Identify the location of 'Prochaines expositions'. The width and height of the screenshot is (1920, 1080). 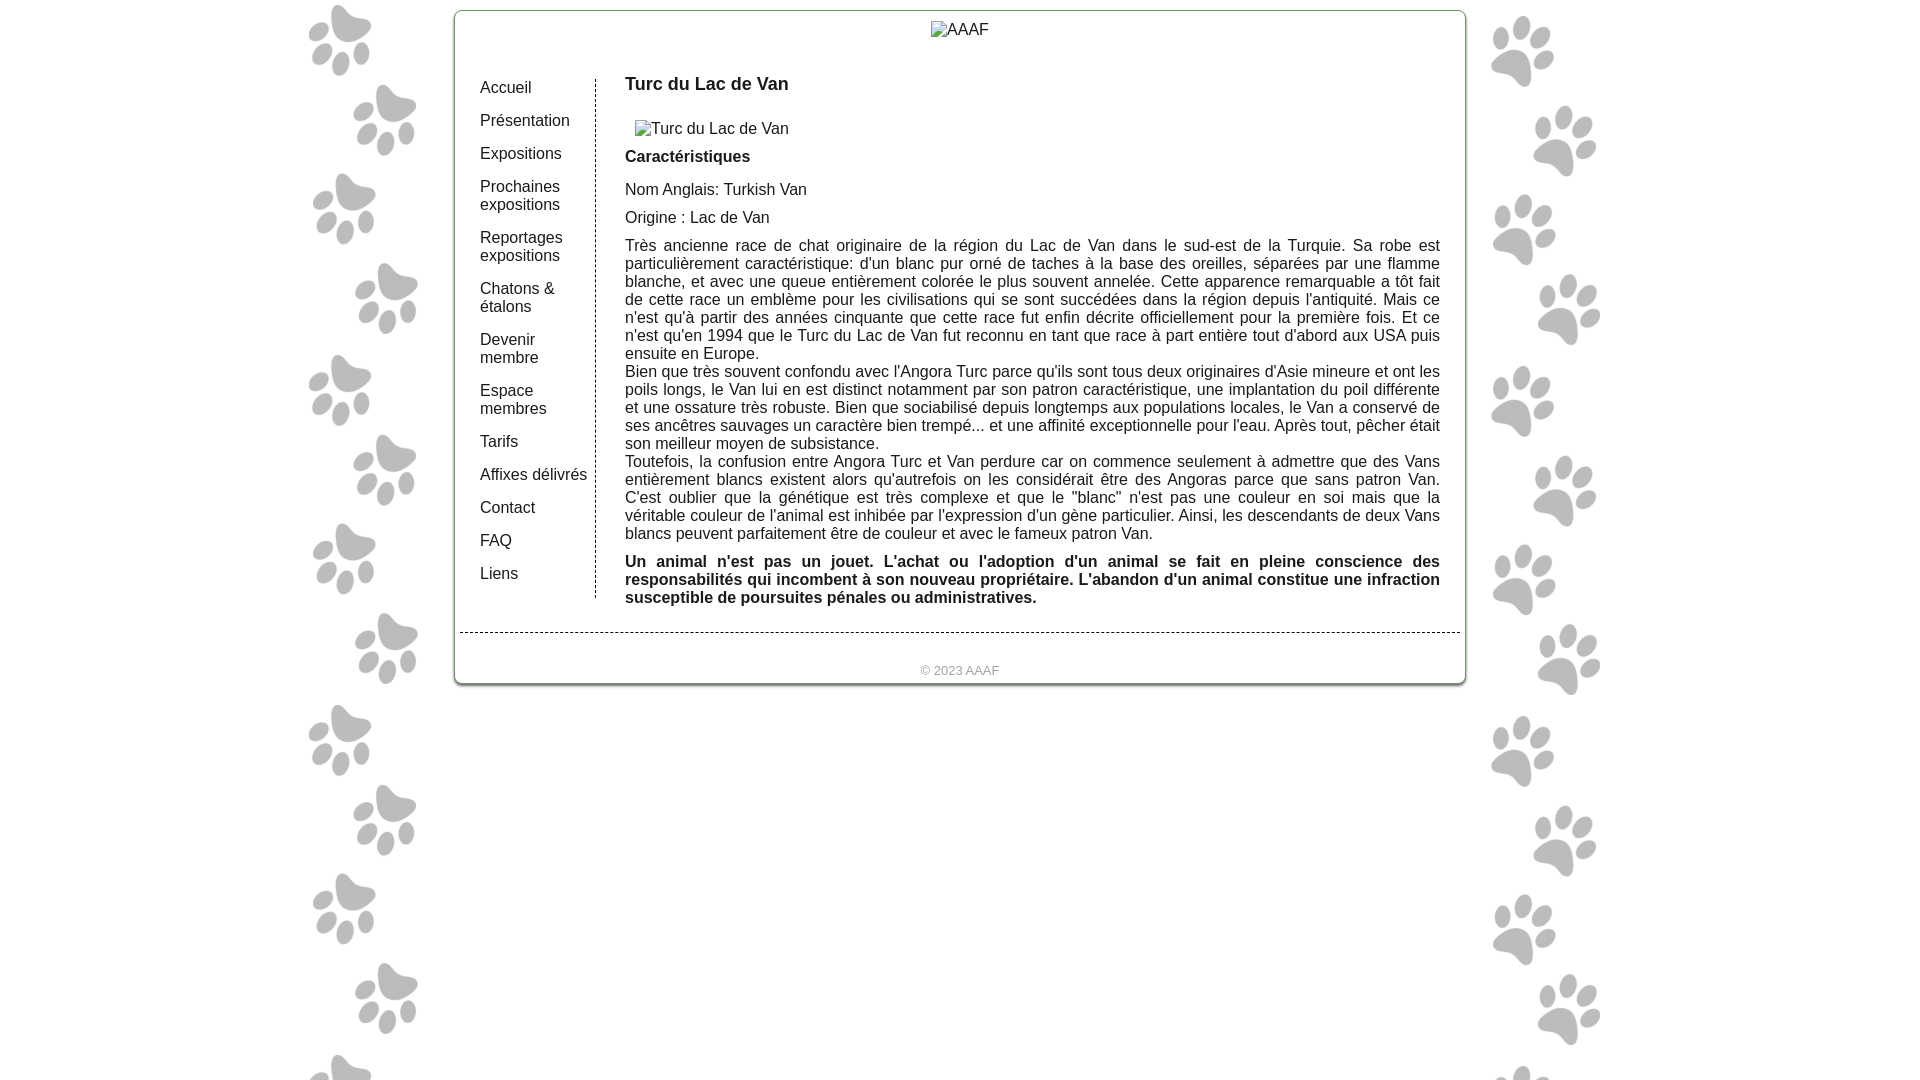
(519, 195).